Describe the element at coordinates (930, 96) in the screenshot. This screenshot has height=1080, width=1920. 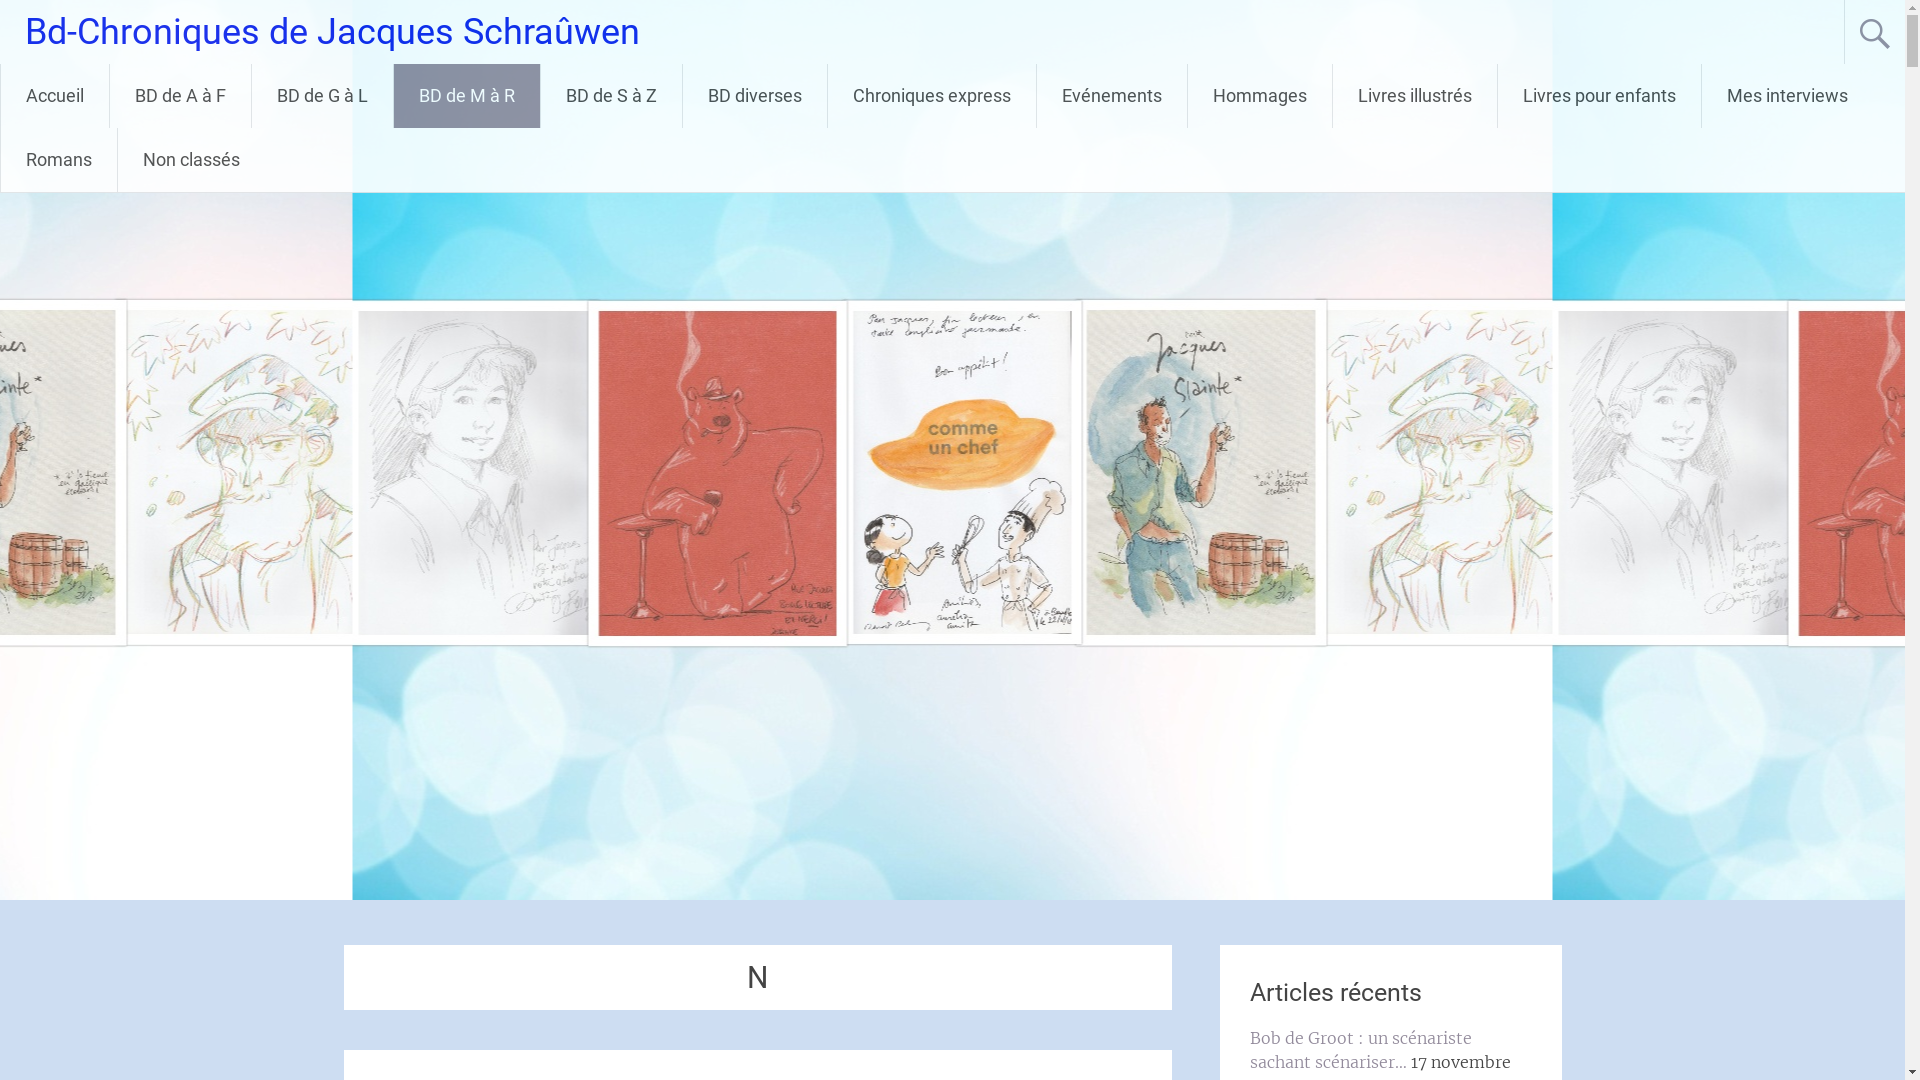
I see `'Chroniques express'` at that location.